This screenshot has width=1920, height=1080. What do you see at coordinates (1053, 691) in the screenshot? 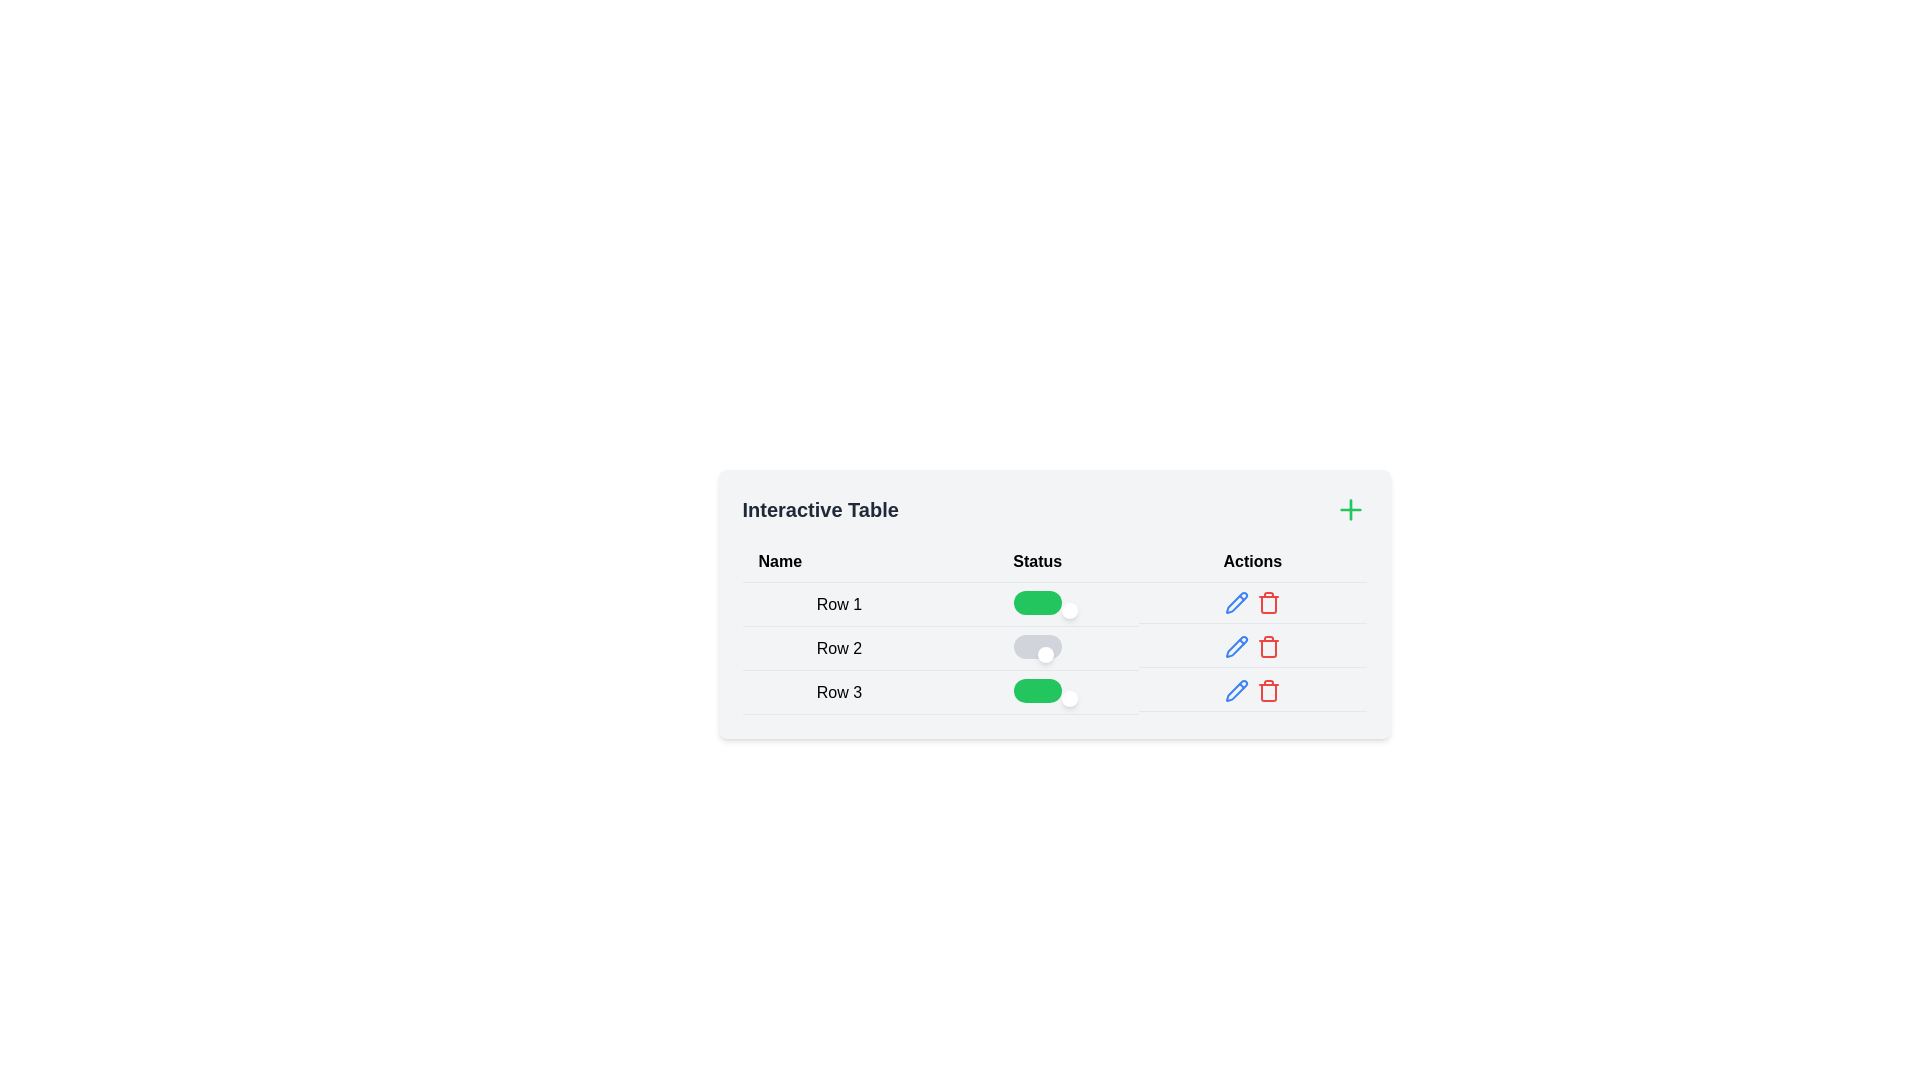
I see `the toggle switch located in the 'Status' column of 'Row 3' in the 'Interactive Table'` at bounding box center [1053, 691].